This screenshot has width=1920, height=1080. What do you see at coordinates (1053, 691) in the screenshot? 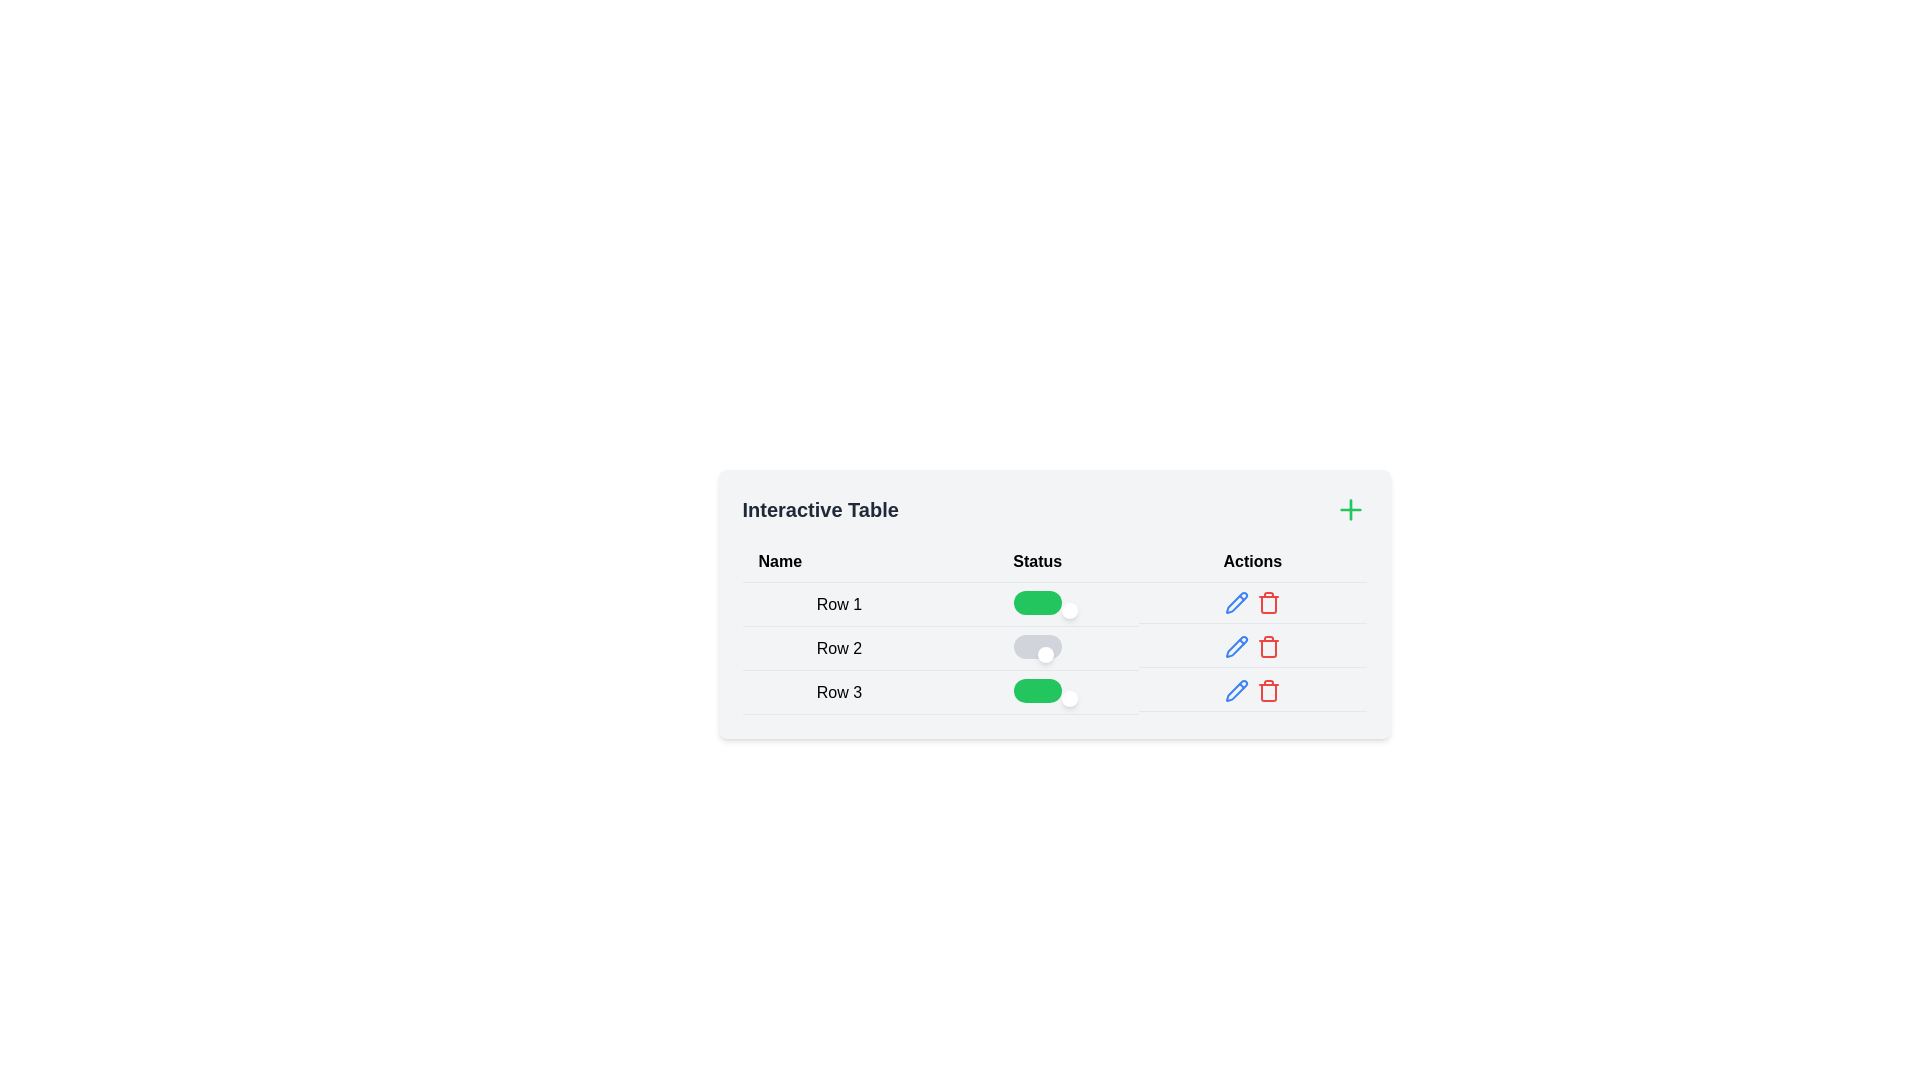
I see `the toggle switch located in the 'Status' column of 'Row 3' in the 'Interactive Table'` at bounding box center [1053, 691].